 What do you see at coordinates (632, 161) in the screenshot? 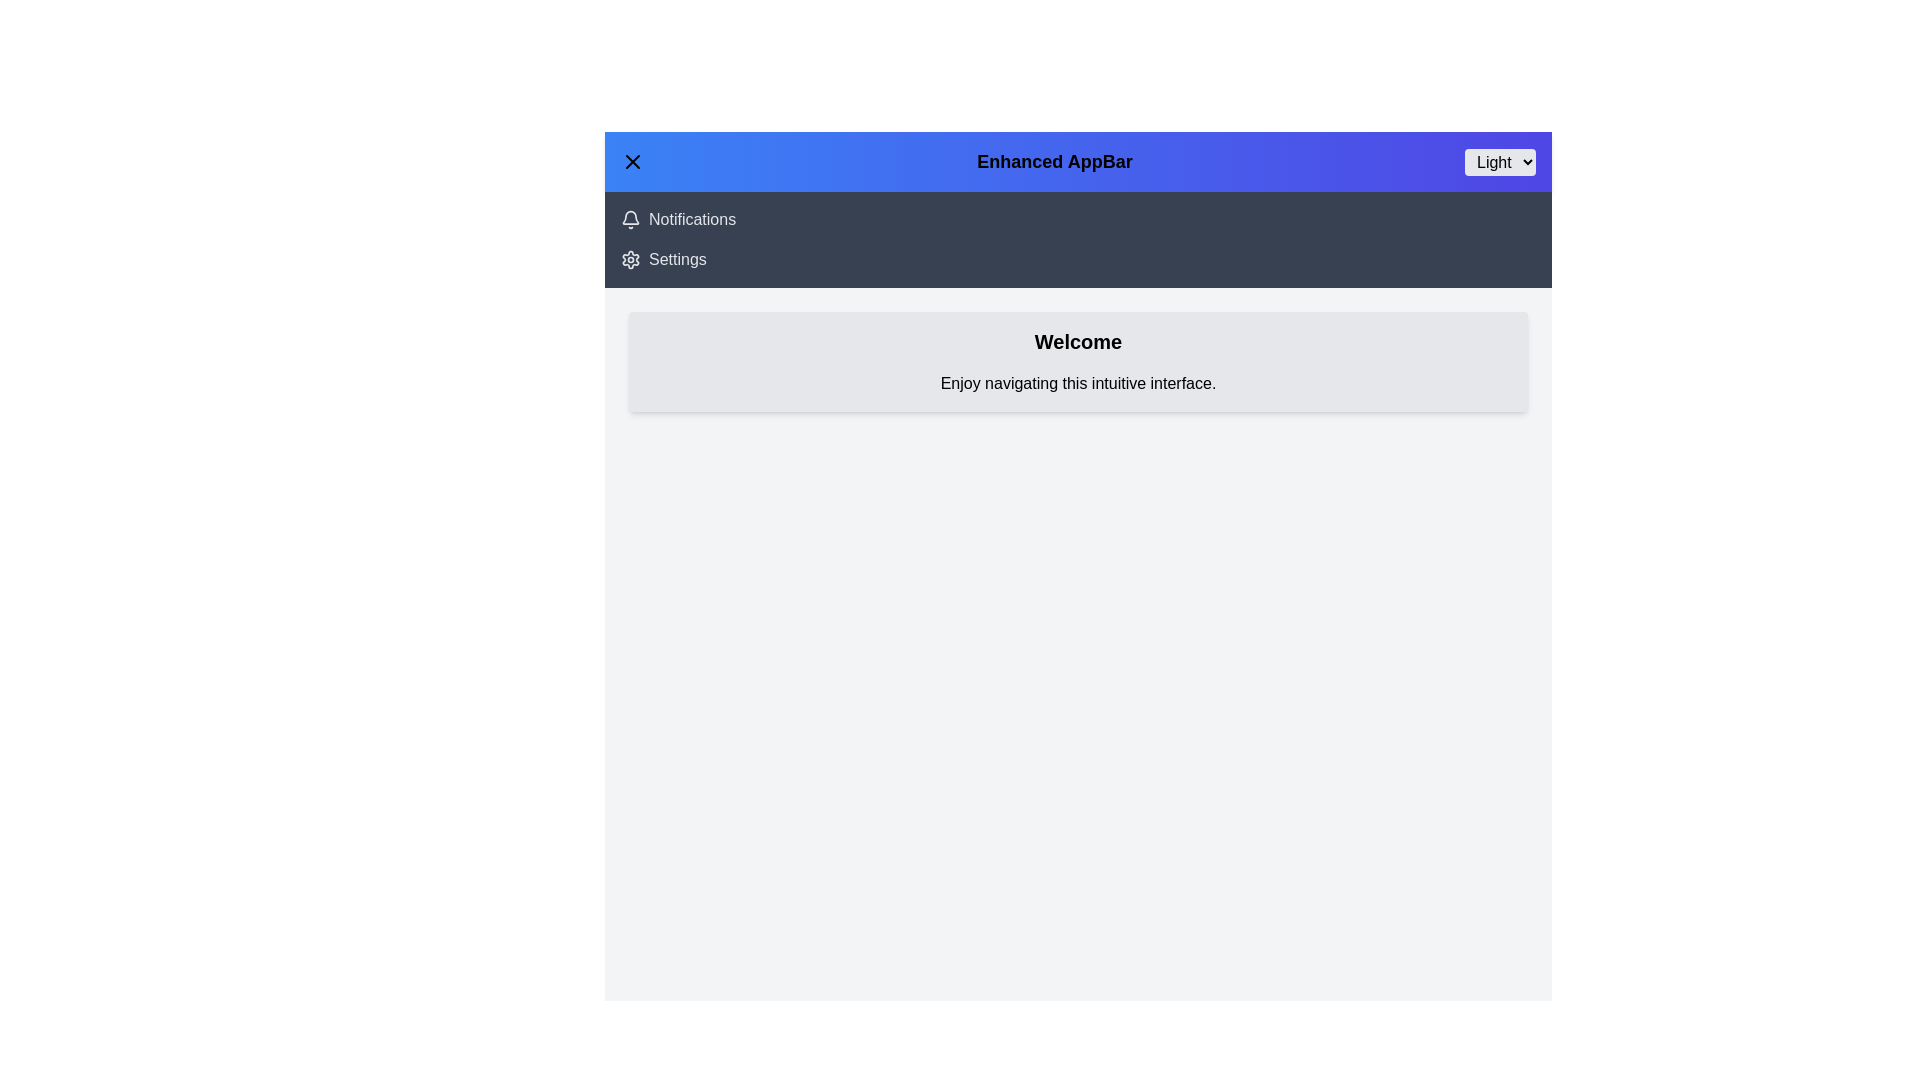
I see `menu toggle button to toggle the menu visibility` at bounding box center [632, 161].